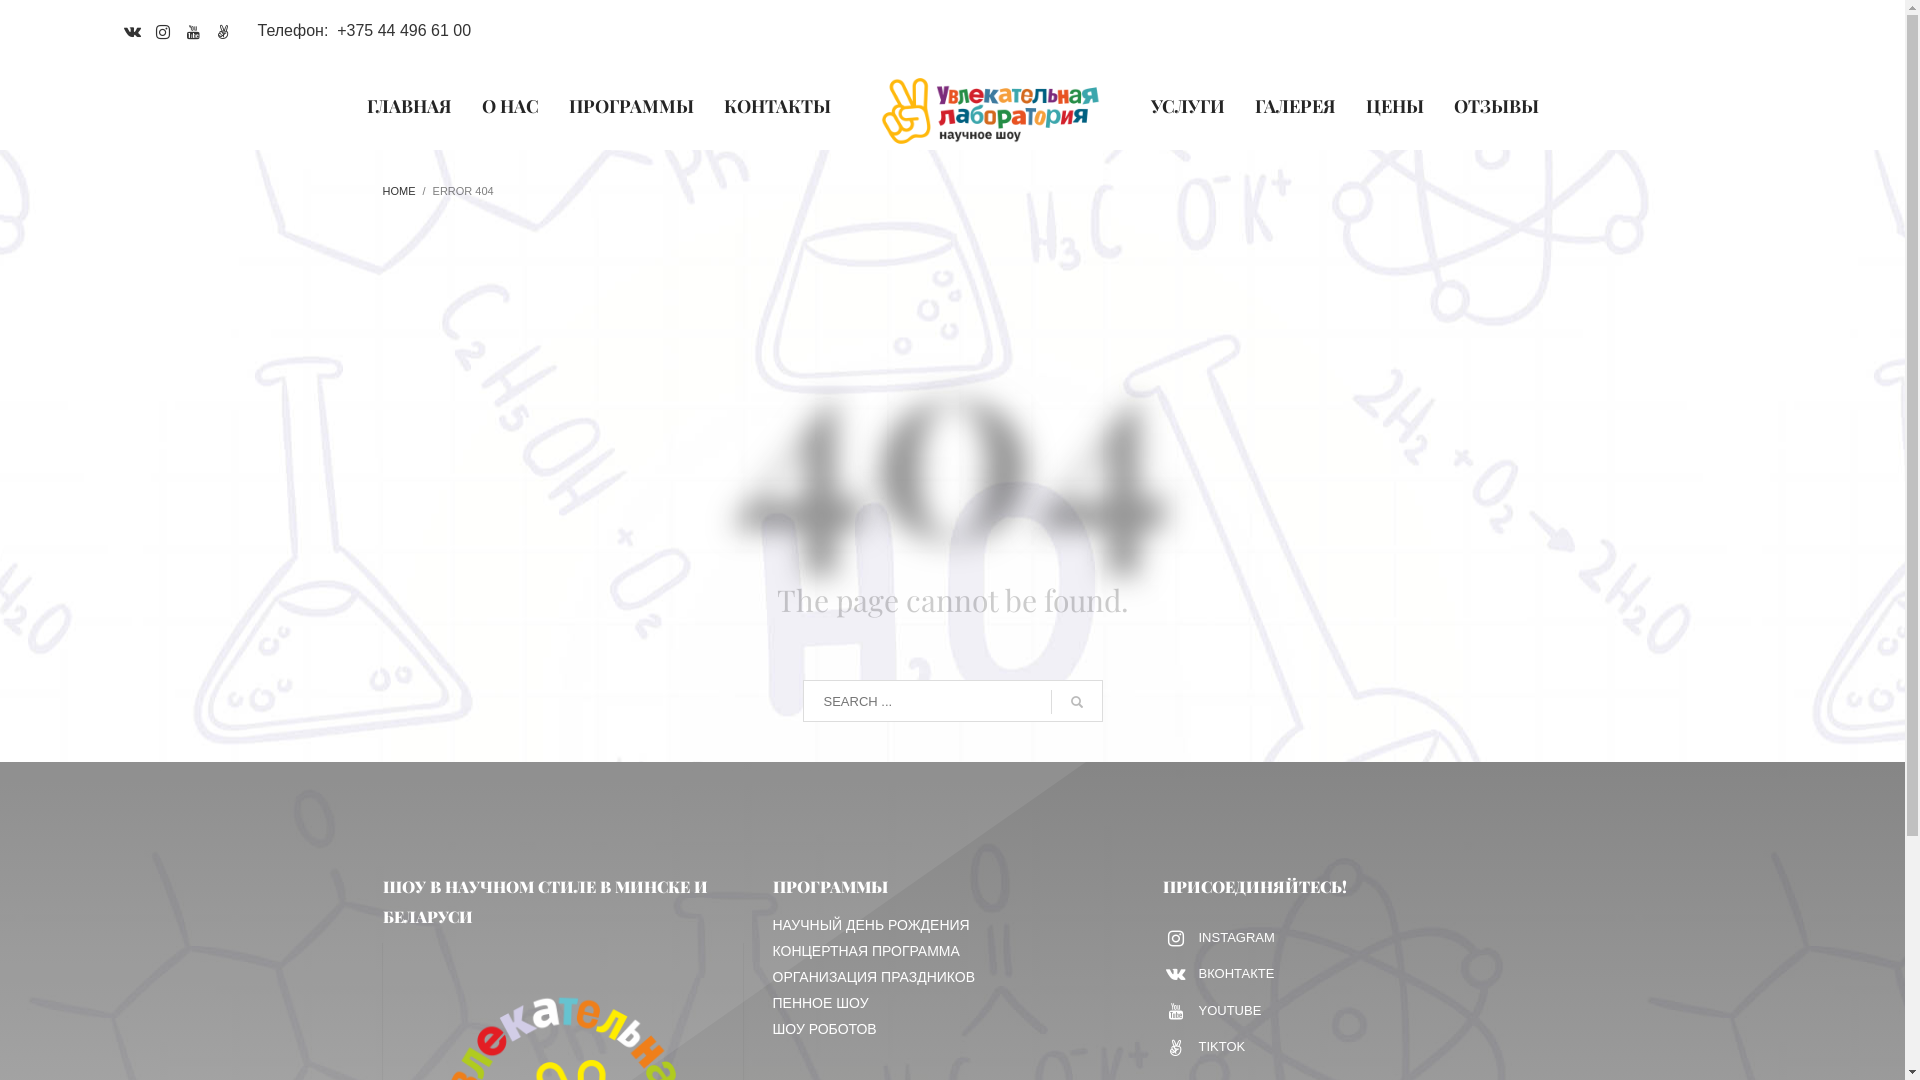 This screenshot has width=1920, height=1080. What do you see at coordinates (177, 30) in the screenshot?
I see `'Youtube'` at bounding box center [177, 30].